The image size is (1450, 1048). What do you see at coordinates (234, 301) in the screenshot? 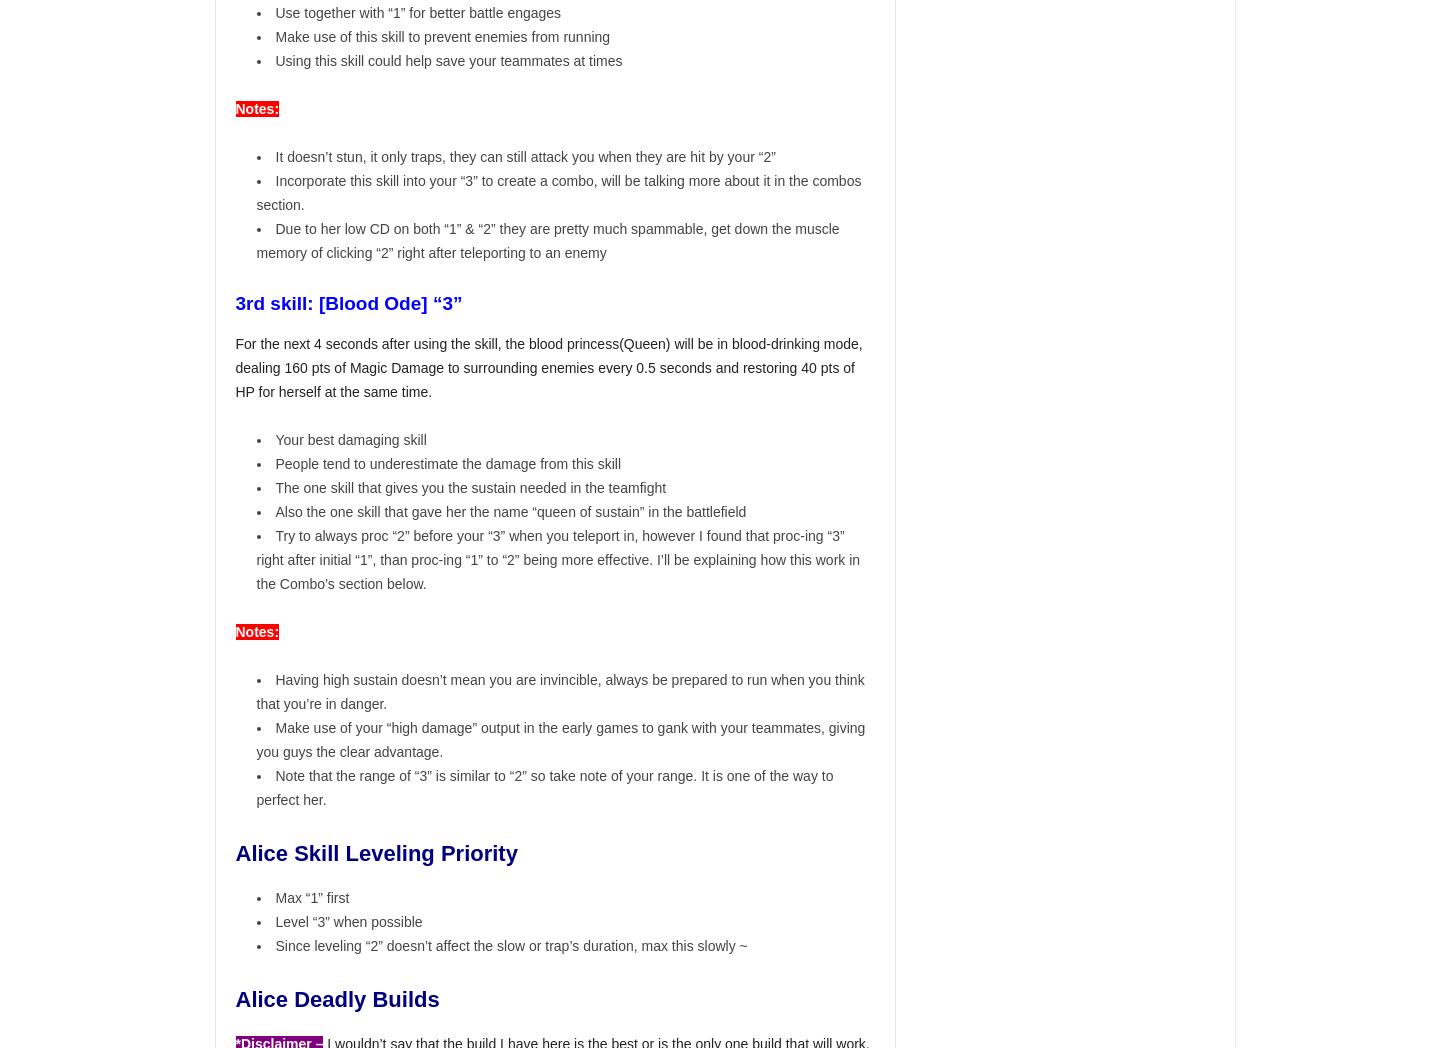
I see `'3rd skill: [Blood Ode] “3”'` at bounding box center [234, 301].